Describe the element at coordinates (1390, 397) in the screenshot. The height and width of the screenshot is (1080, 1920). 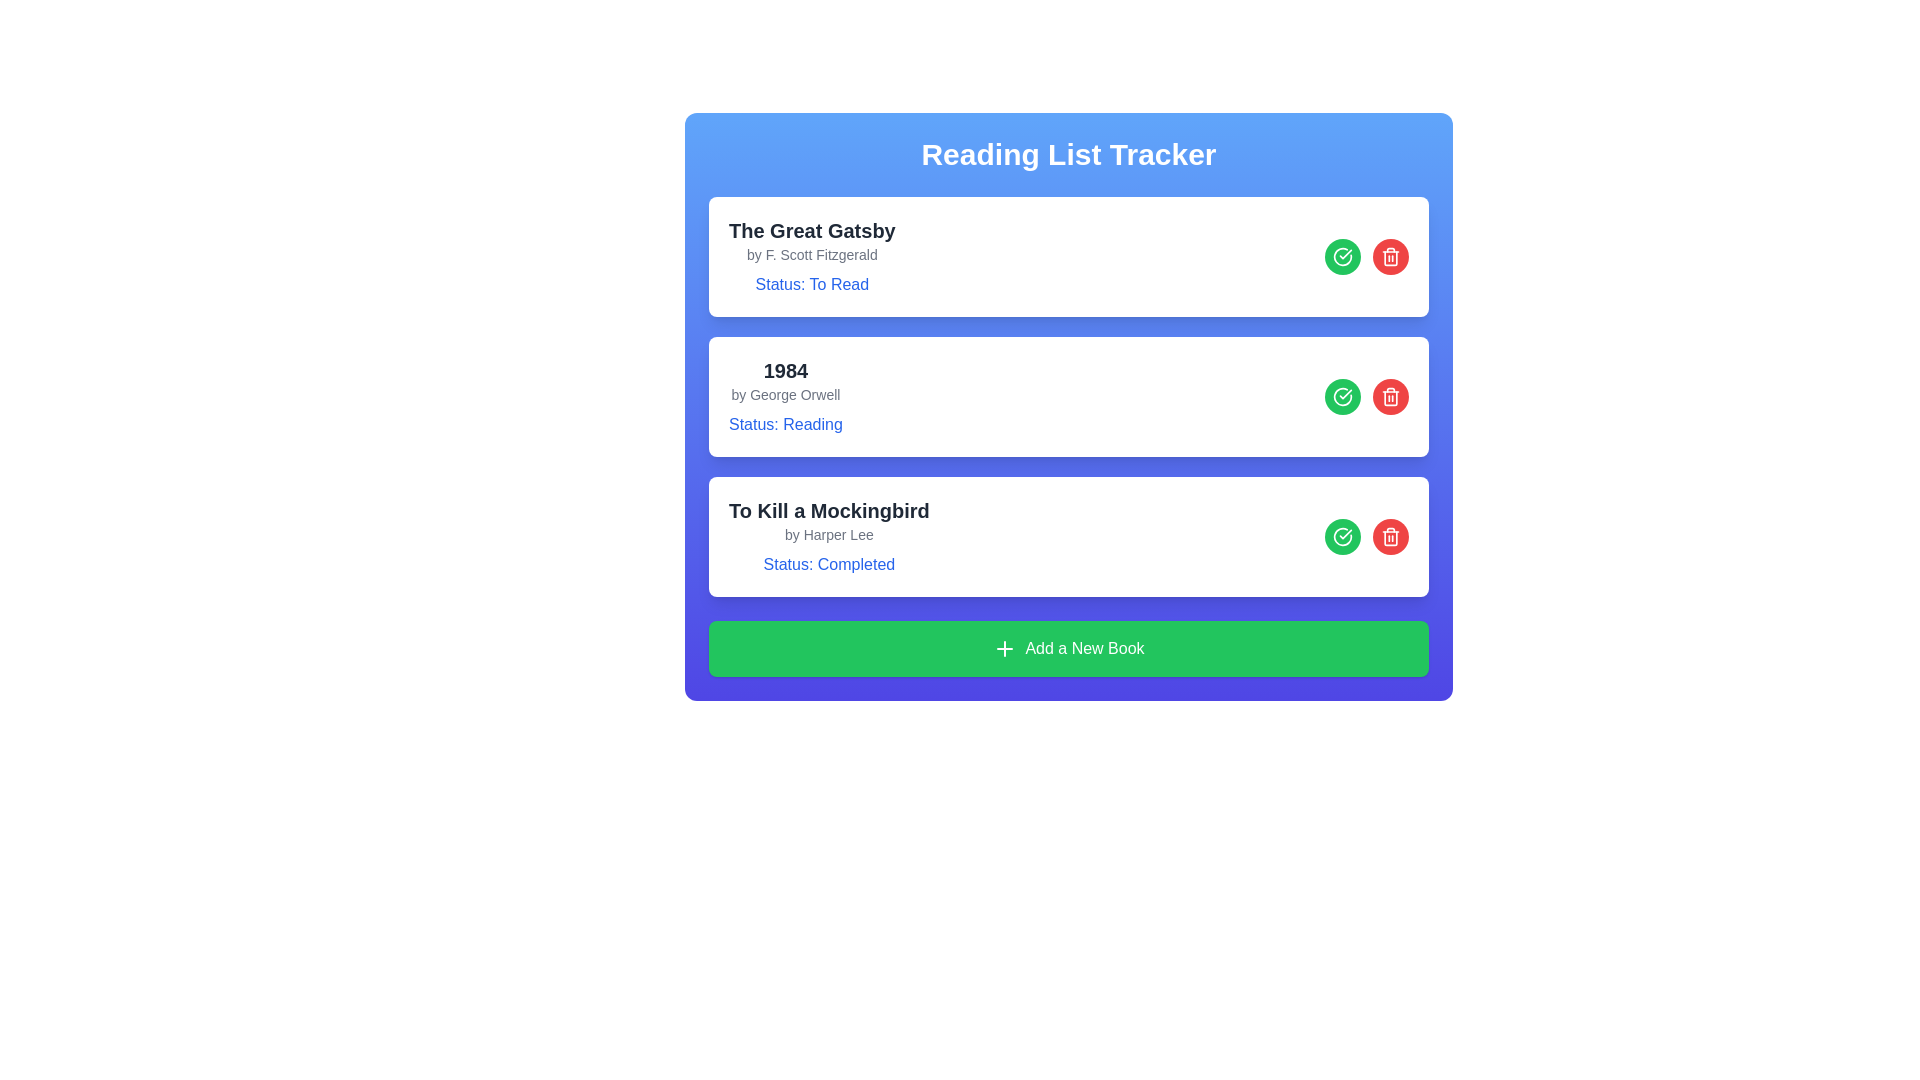
I see `the delete icon button for the book entry '1984'` at that location.